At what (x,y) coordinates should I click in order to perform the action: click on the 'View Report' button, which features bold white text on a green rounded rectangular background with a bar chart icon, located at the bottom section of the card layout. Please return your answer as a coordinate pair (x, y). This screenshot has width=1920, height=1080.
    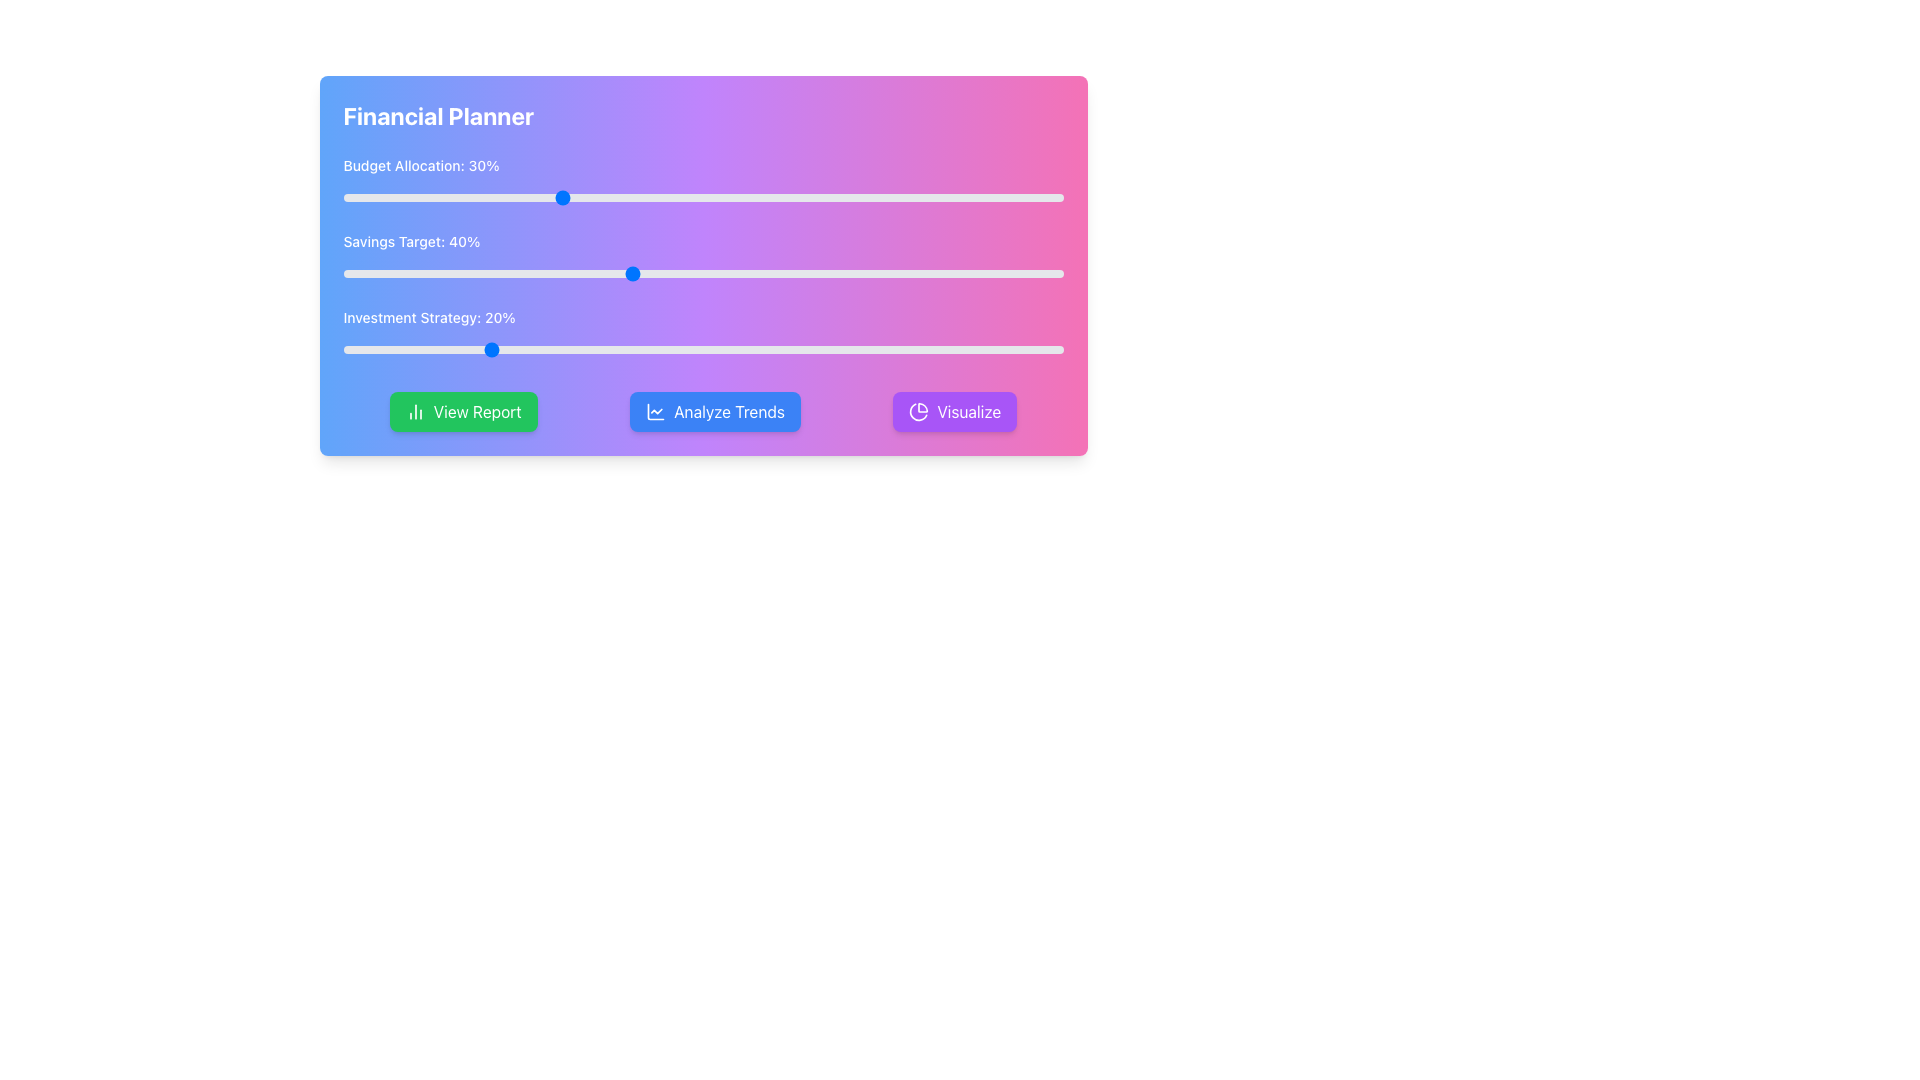
    Looking at the image, I should click on (476, 411).